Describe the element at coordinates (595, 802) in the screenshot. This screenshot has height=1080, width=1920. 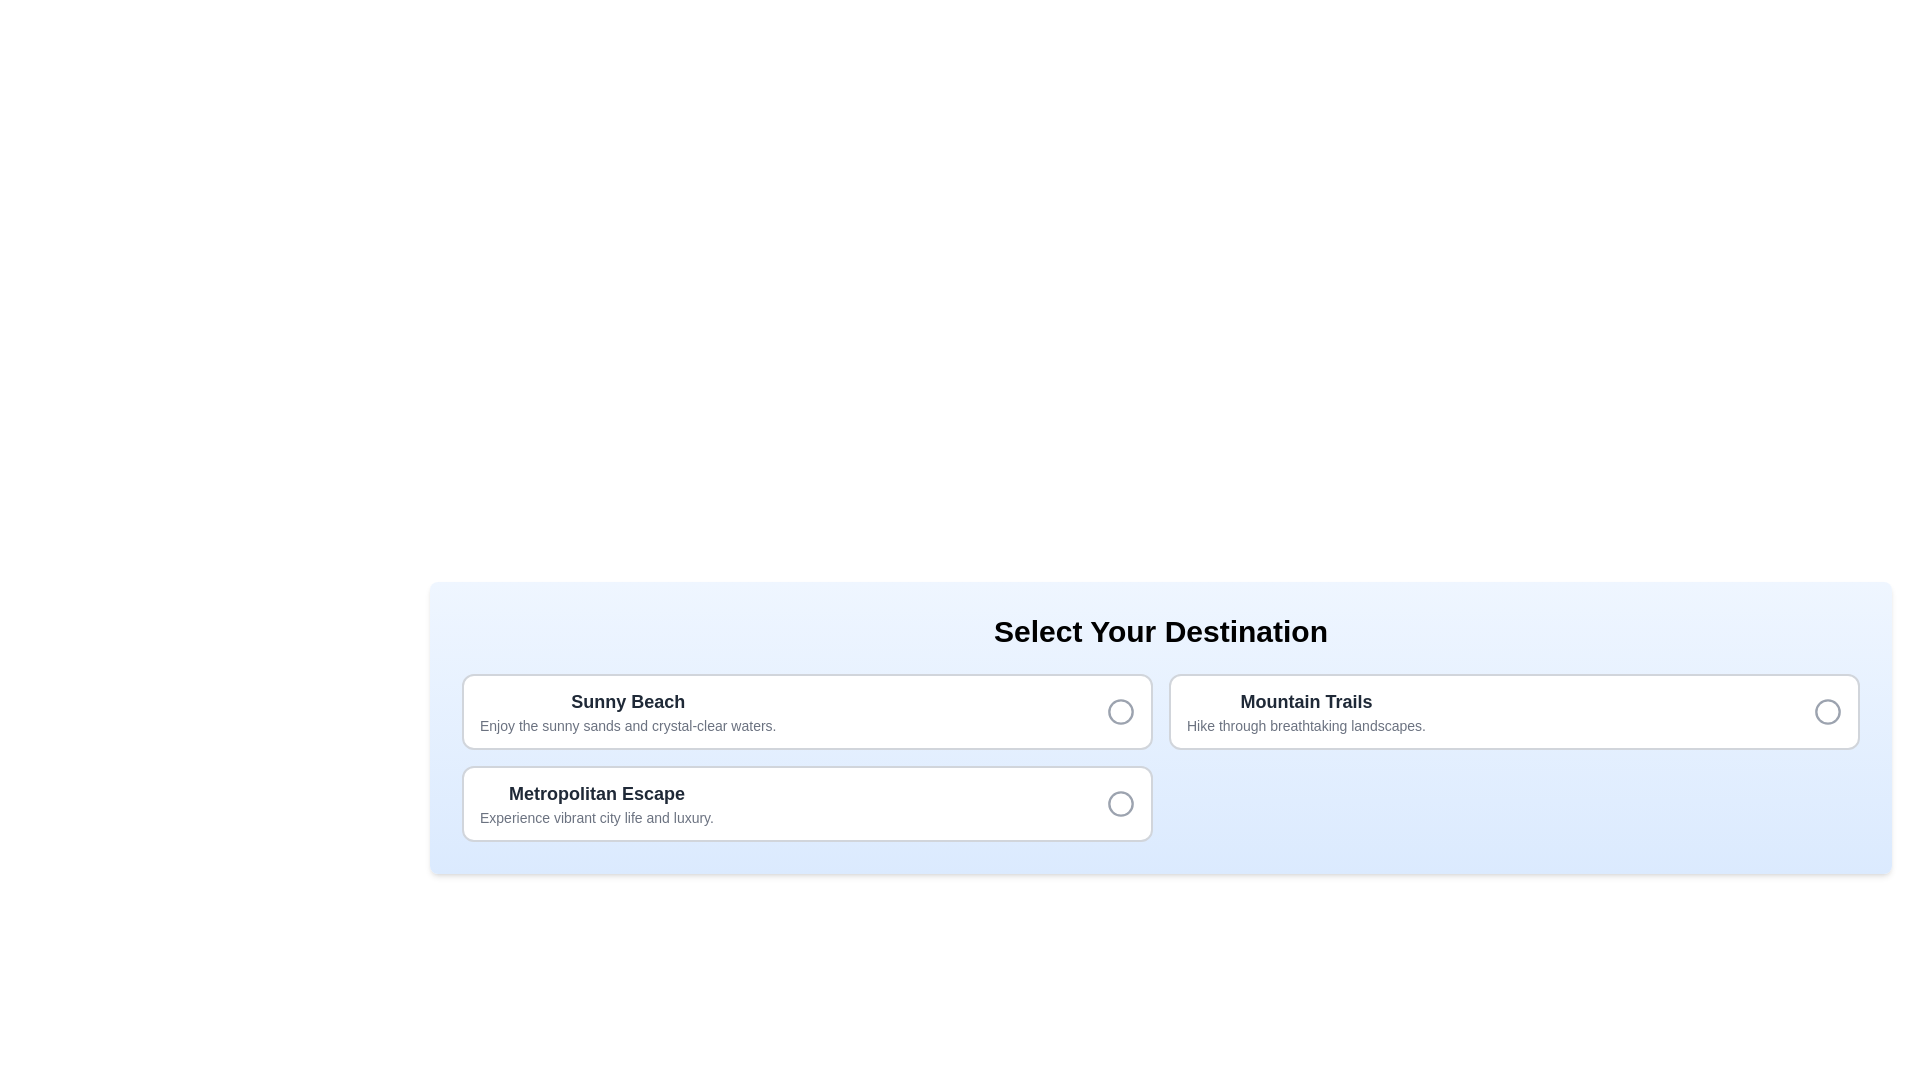
I see `the middle selectable destination option in the 'Select Your Destination' section, which is located below 'Sunny Beach' and above 'Mountain Trails'` at that location.